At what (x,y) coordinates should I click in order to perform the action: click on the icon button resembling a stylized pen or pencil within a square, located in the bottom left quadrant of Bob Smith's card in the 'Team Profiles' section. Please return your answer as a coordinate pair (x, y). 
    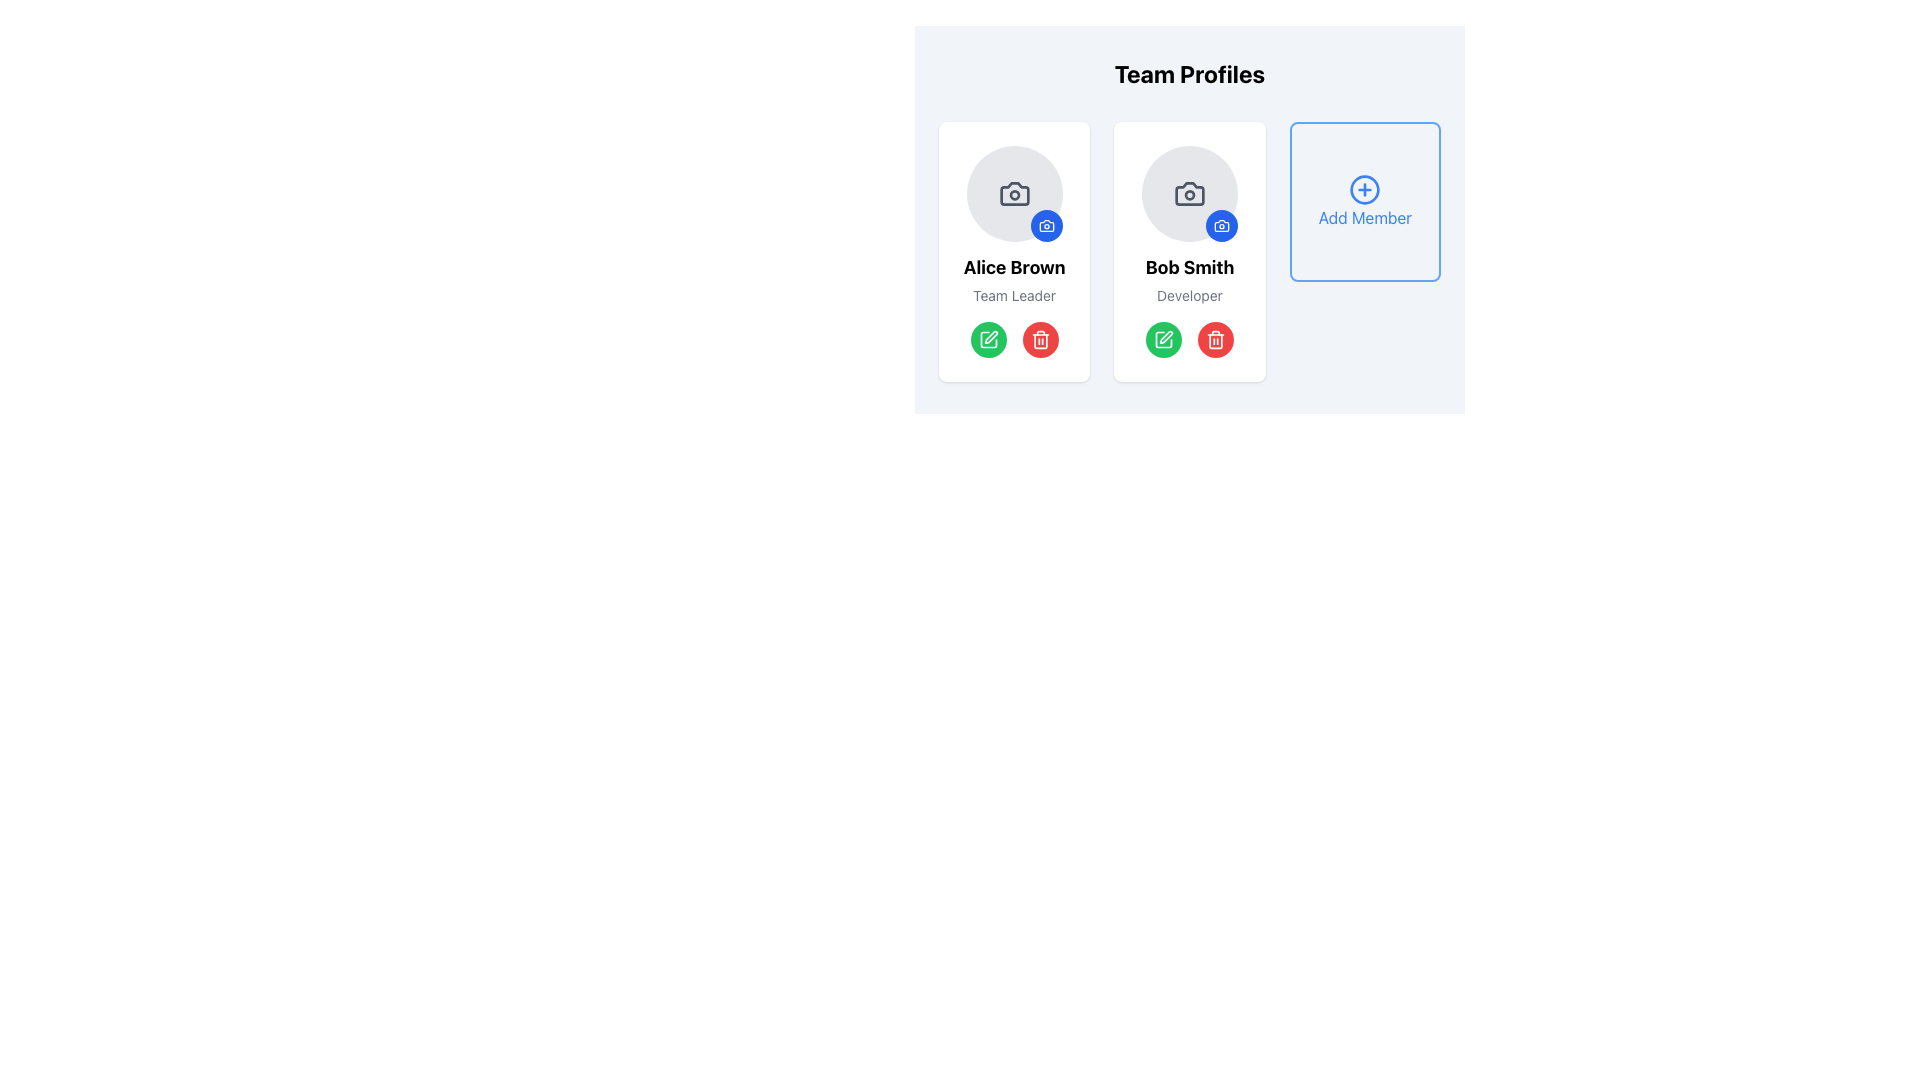
    Looking at the image, I should click on (1163, 338).